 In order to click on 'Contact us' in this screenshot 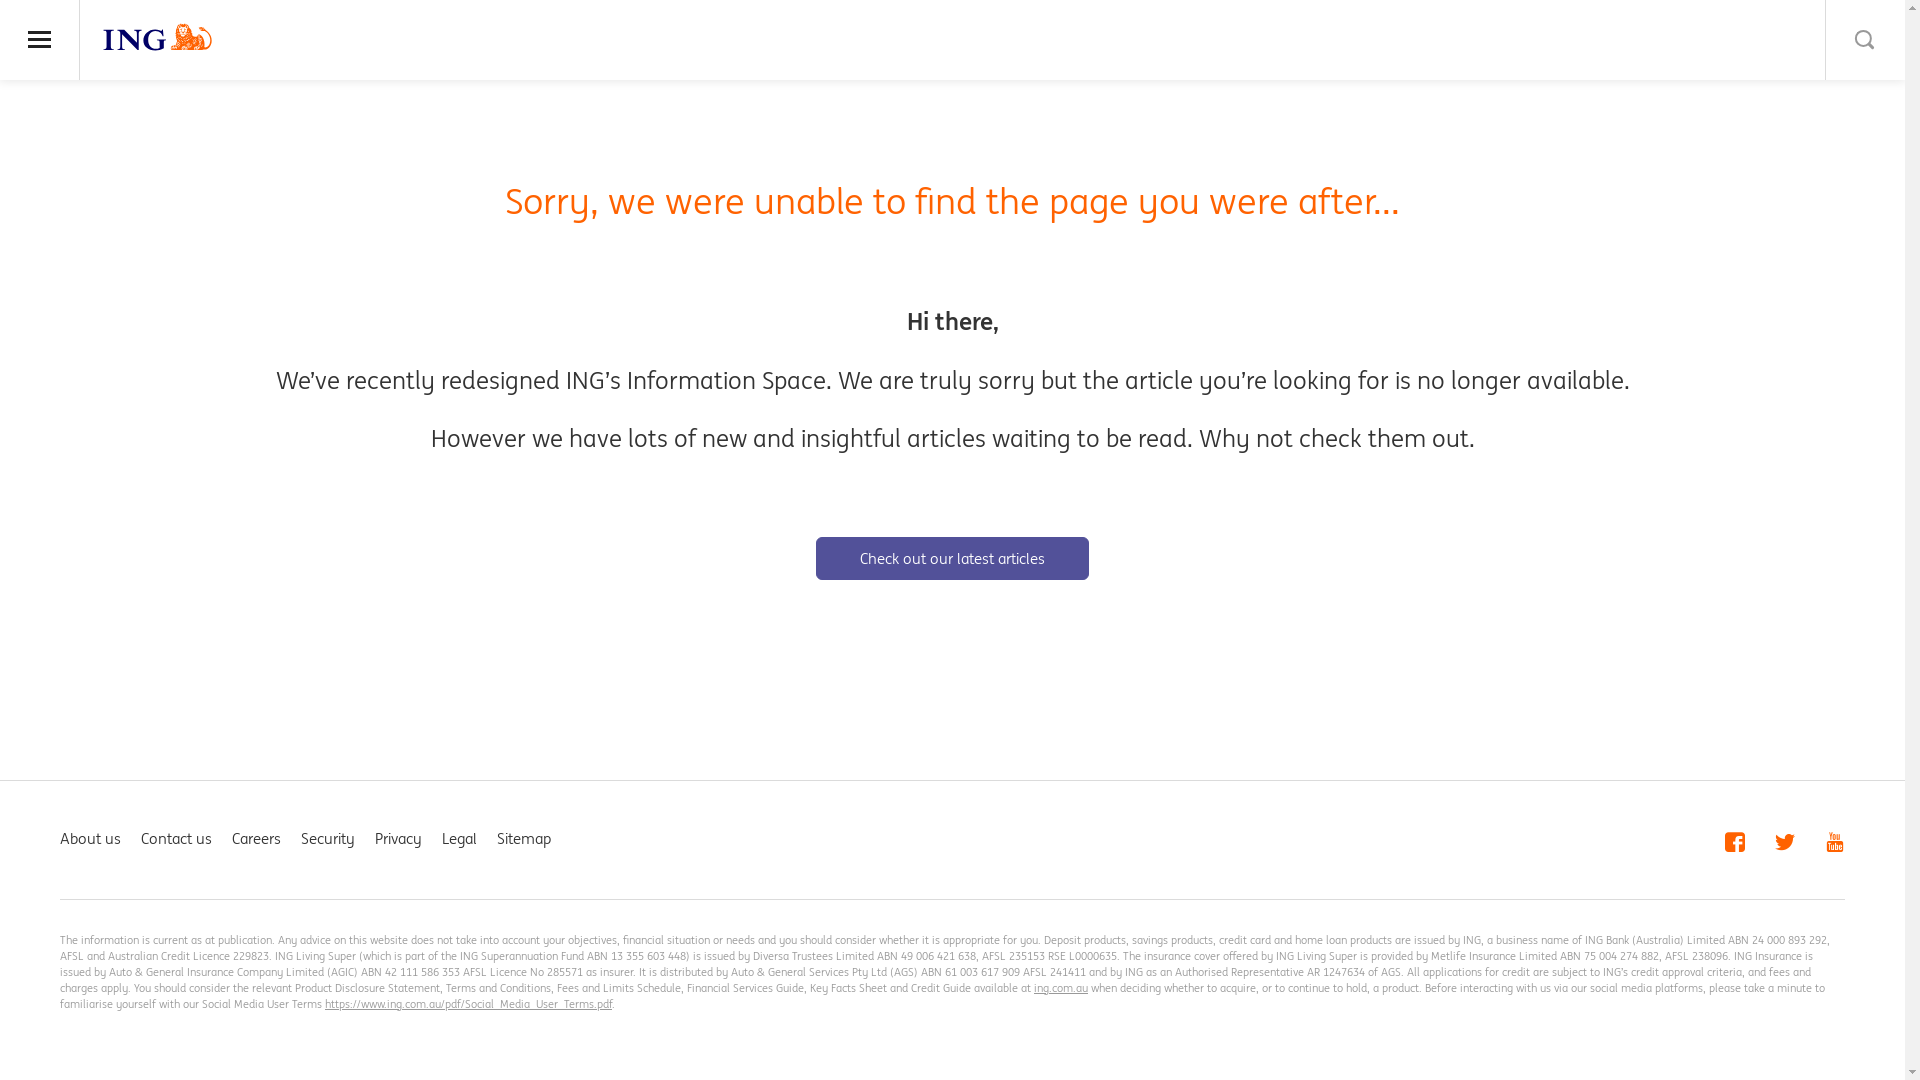, I will do `click(176, 838)`.